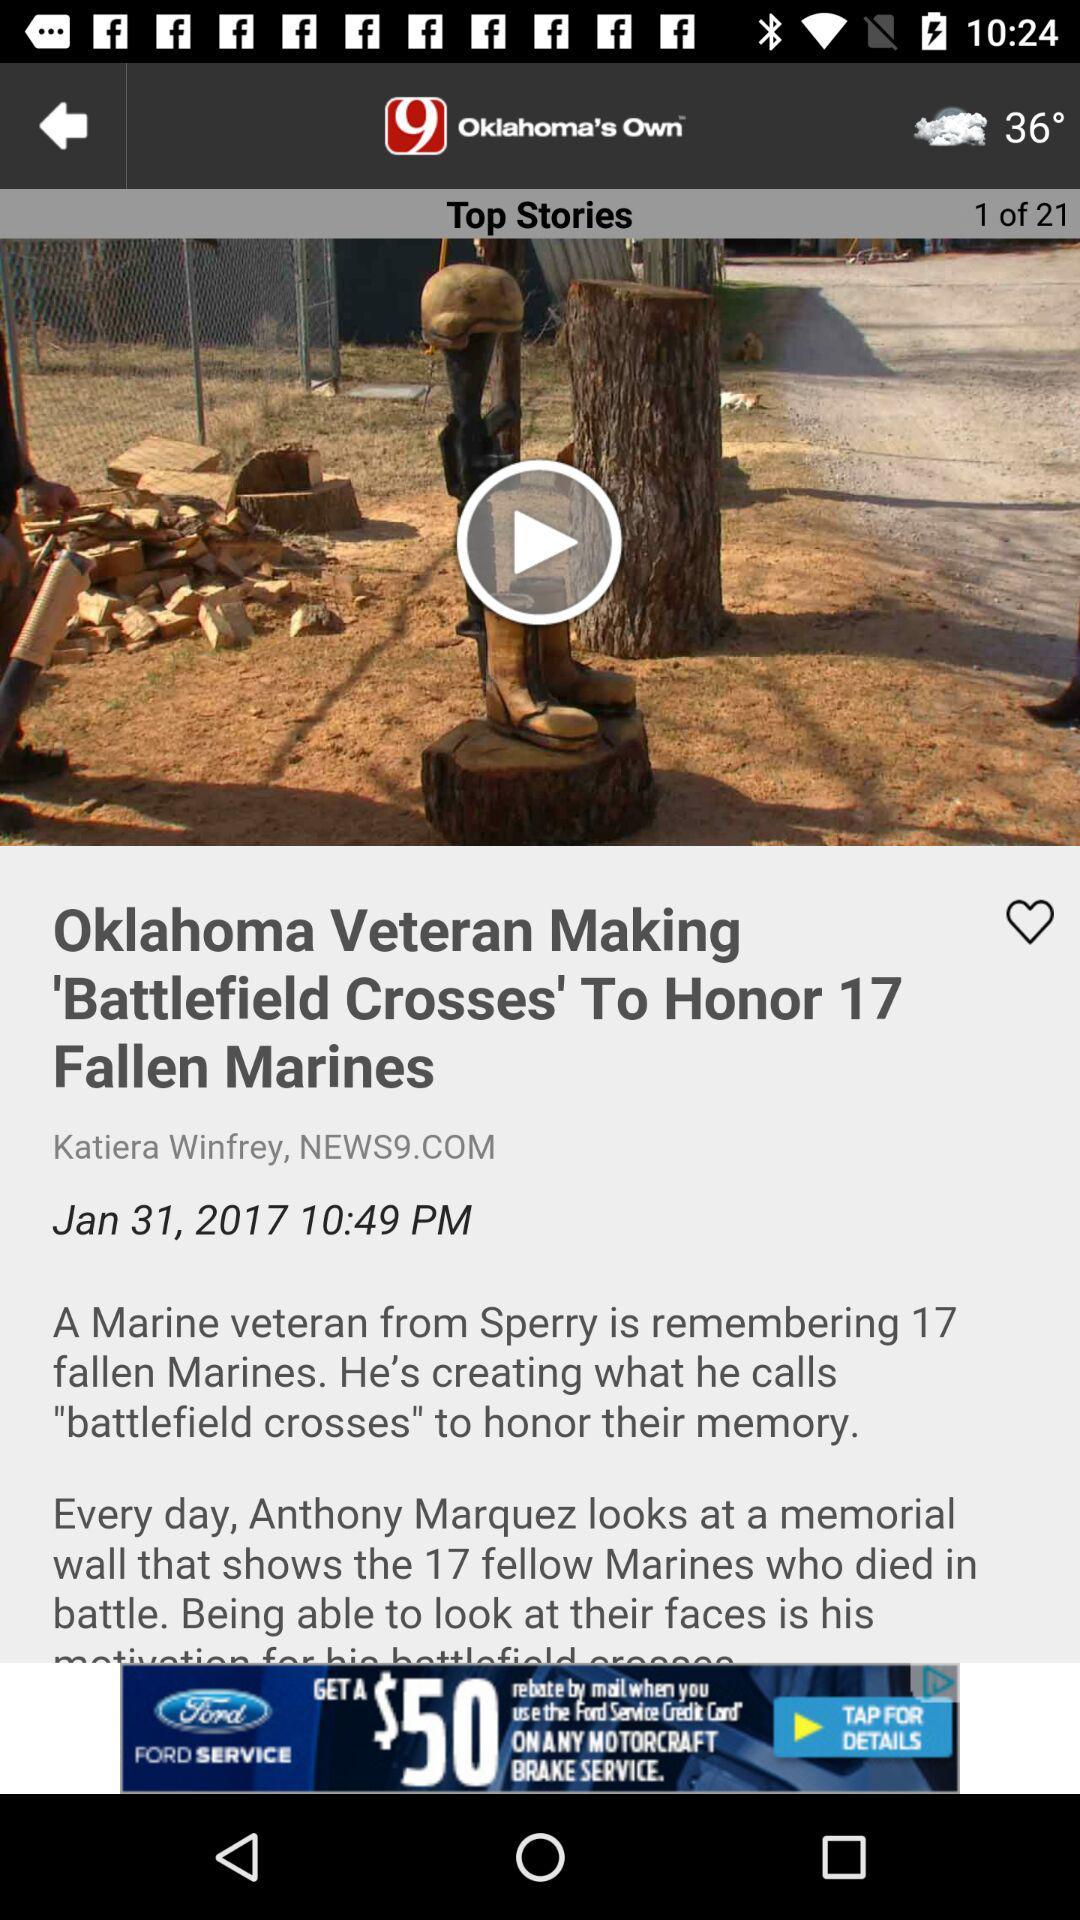 This screenshot has height=1920, width=1080. What do you see at coordinates (61, 124) in the screenshot?
I see `the arrow_backward icon` at bounding box center [61, 124].